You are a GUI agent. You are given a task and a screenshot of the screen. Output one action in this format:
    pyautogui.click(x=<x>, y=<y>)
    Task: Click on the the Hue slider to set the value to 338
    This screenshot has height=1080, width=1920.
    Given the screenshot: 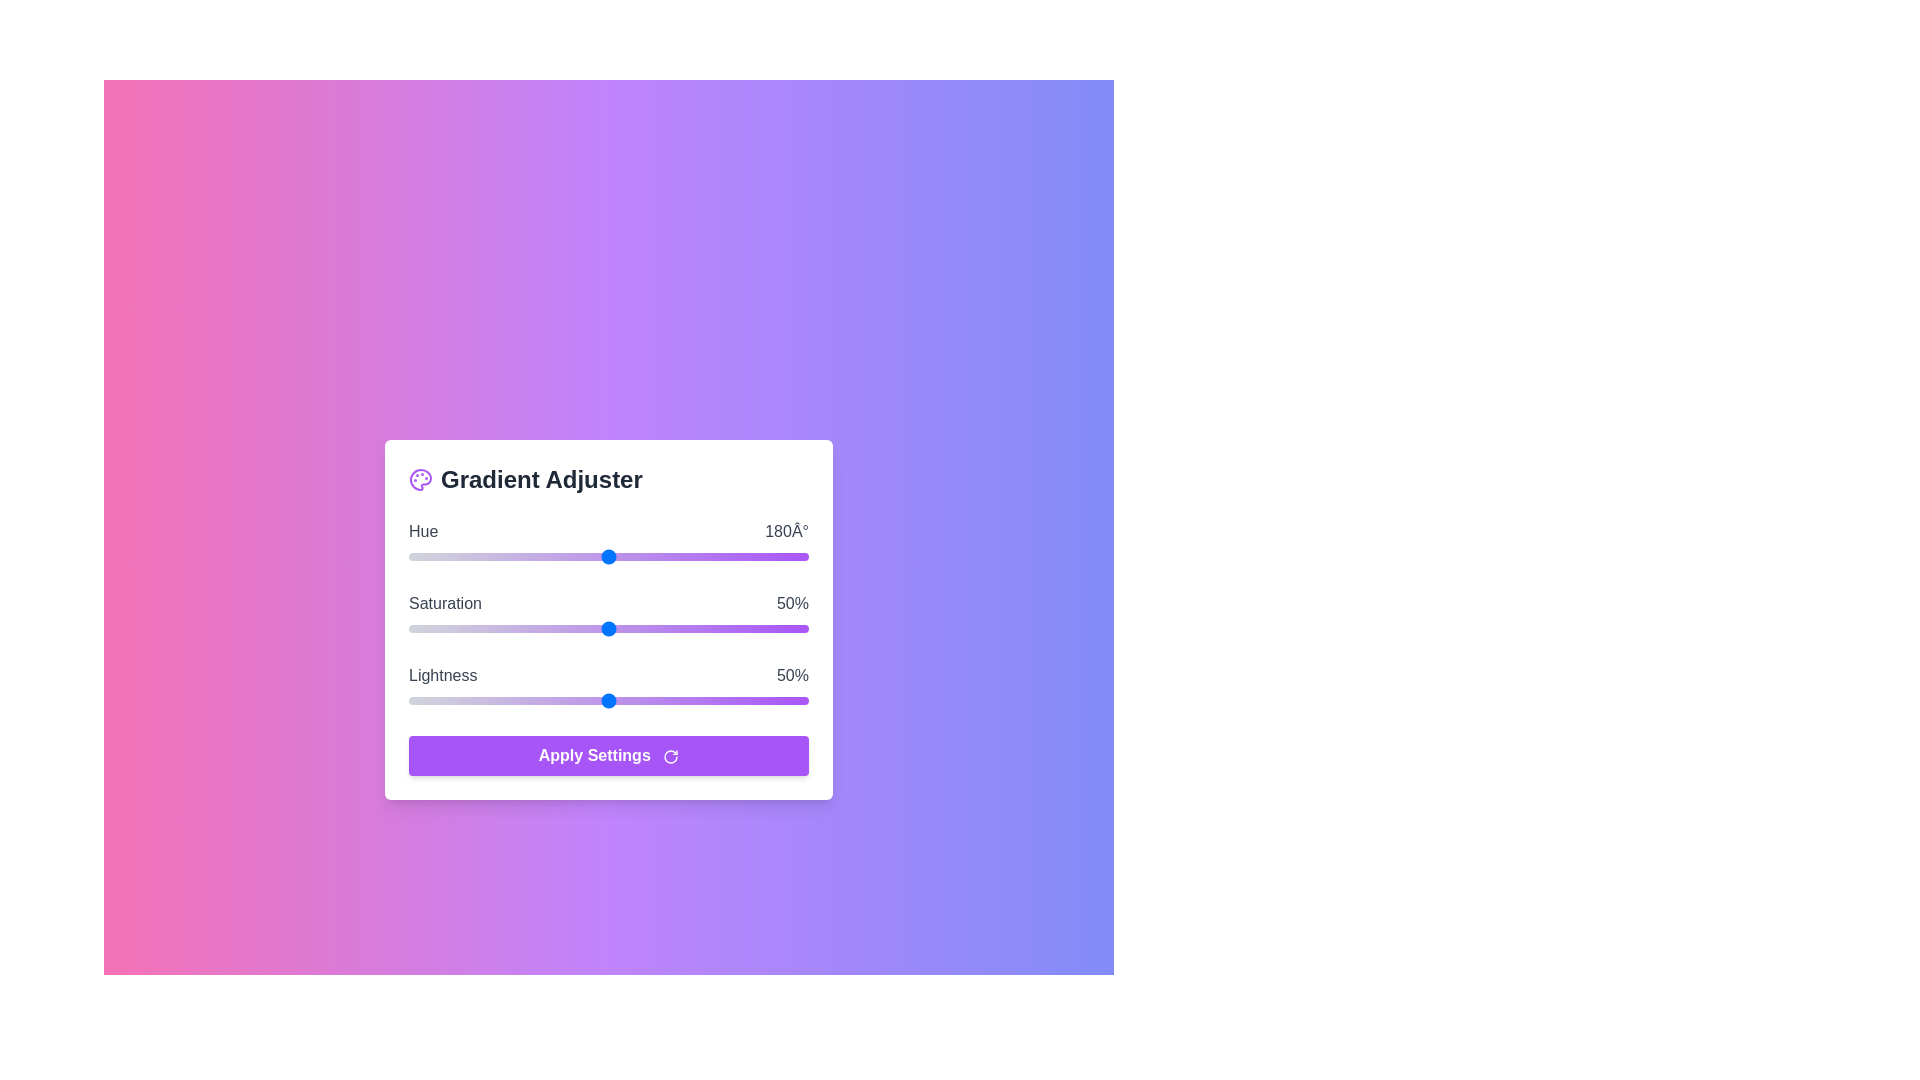 What is the action you would take?
    pyautogui.click(x=783, y=556)
    